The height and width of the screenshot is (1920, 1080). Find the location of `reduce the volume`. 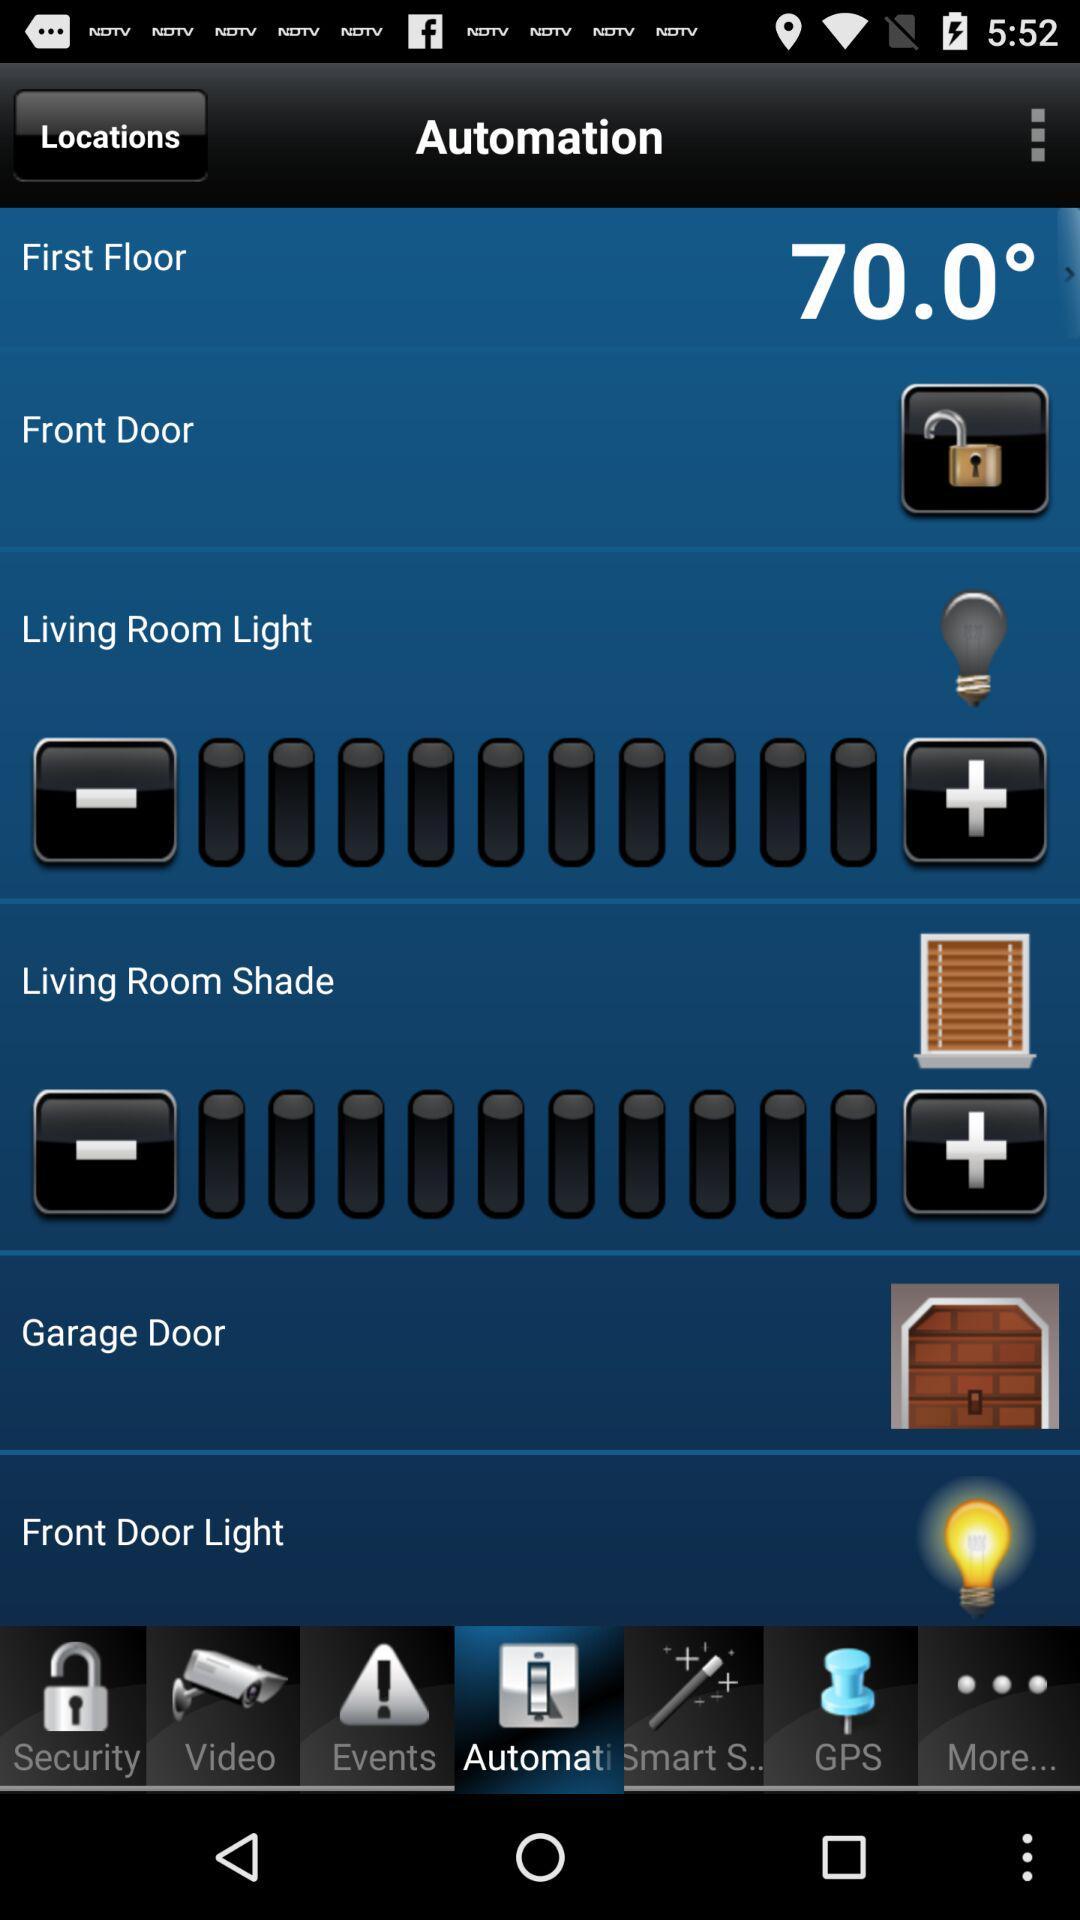

reduce the volume is located at coordinates (104, 1153).